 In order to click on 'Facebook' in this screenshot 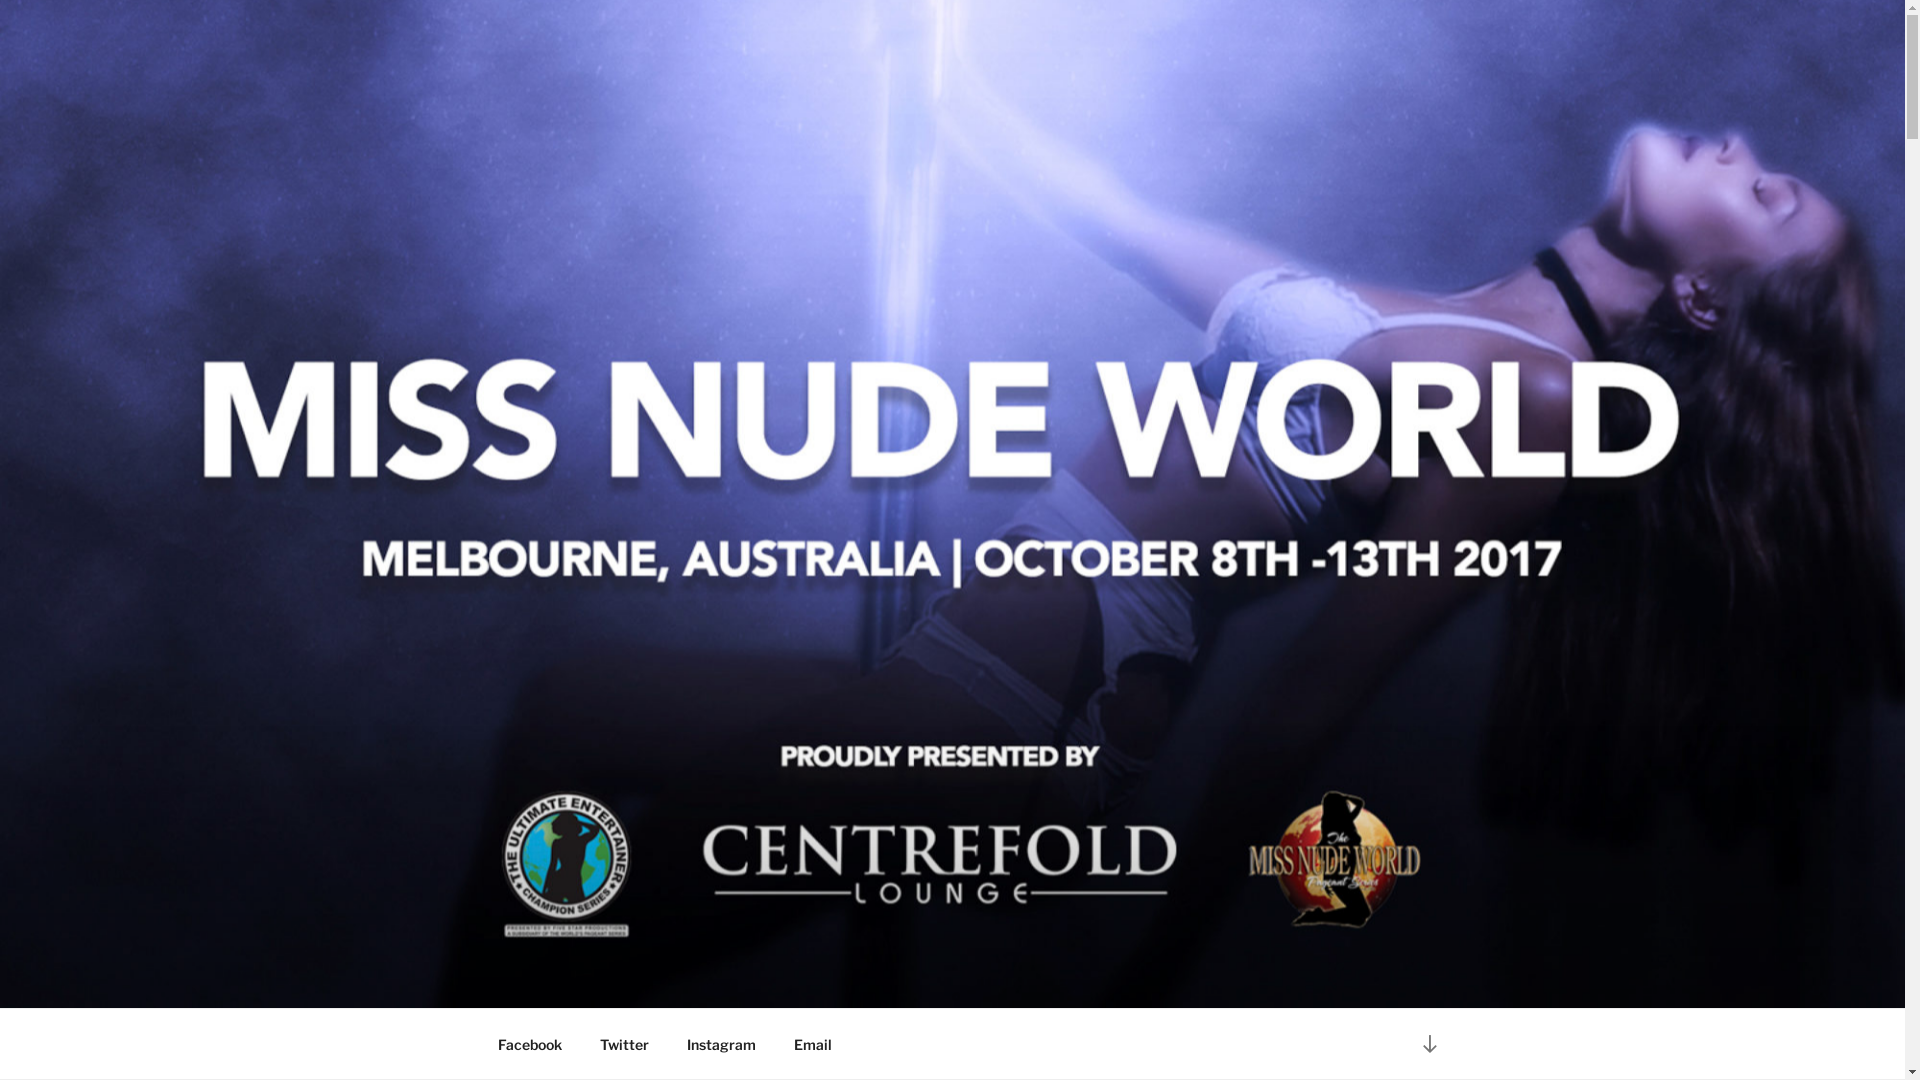, I will do `click(529, 1043)`.